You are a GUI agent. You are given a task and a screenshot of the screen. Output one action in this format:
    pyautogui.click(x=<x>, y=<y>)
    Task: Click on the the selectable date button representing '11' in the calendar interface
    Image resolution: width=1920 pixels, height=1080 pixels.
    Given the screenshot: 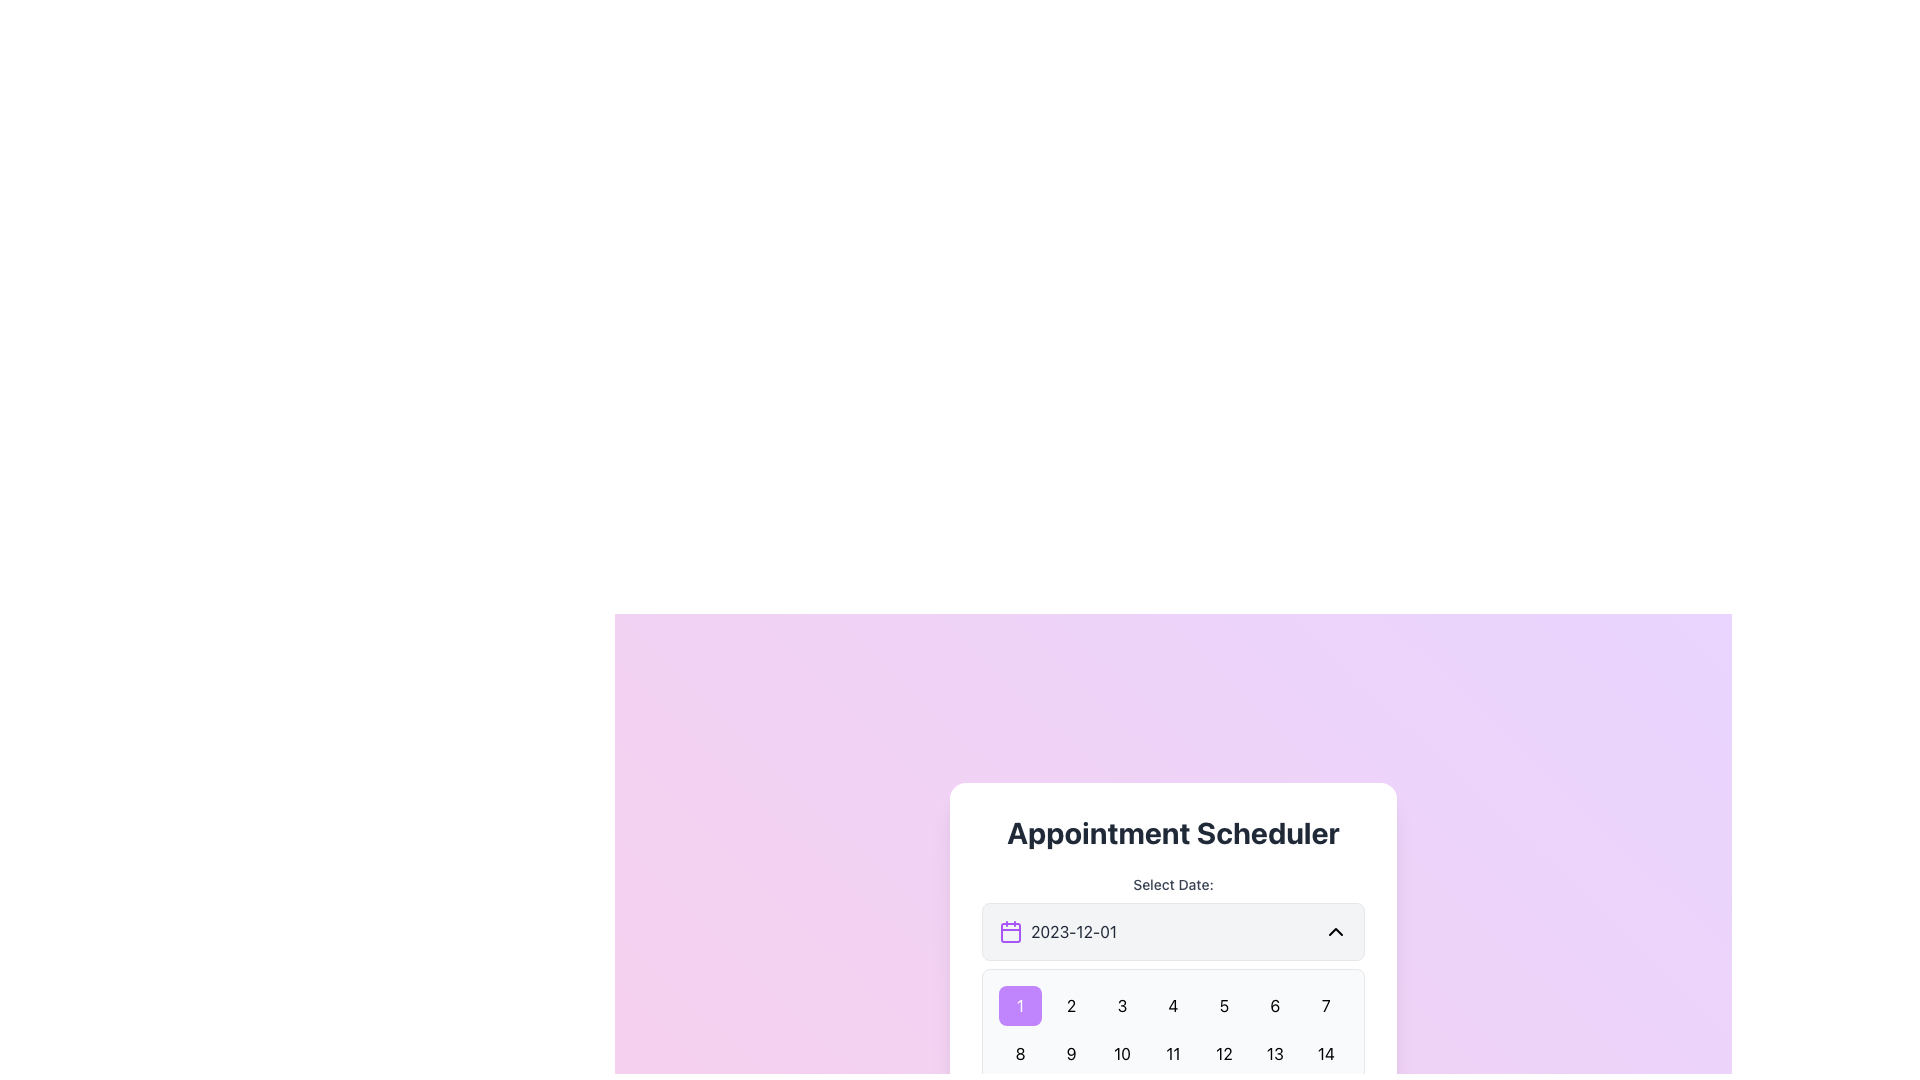 What is the action you would take?
    pyautogui.click(x=1173, y=1053)
    